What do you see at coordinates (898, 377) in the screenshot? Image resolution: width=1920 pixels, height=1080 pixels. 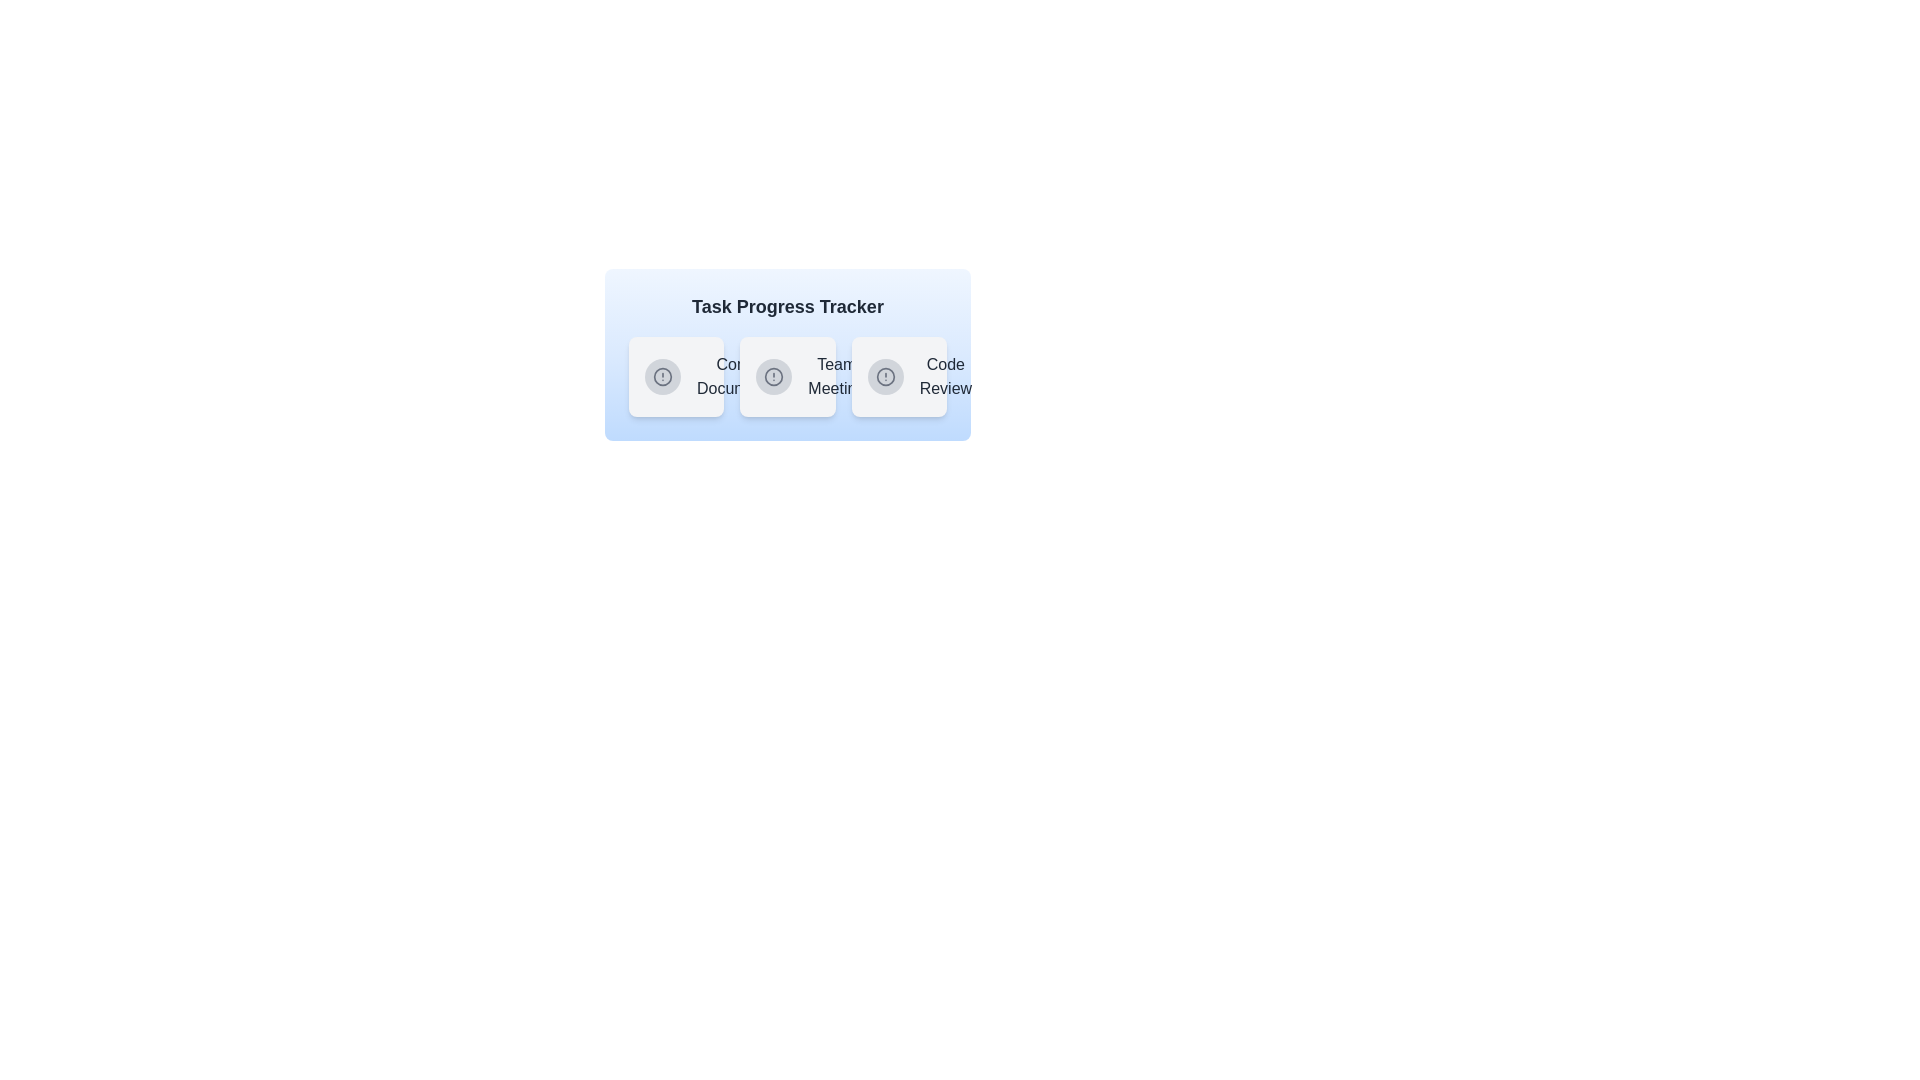 I see `the task chip labeled Code Review to toggle its completion state` at bounding box center [898, 377].